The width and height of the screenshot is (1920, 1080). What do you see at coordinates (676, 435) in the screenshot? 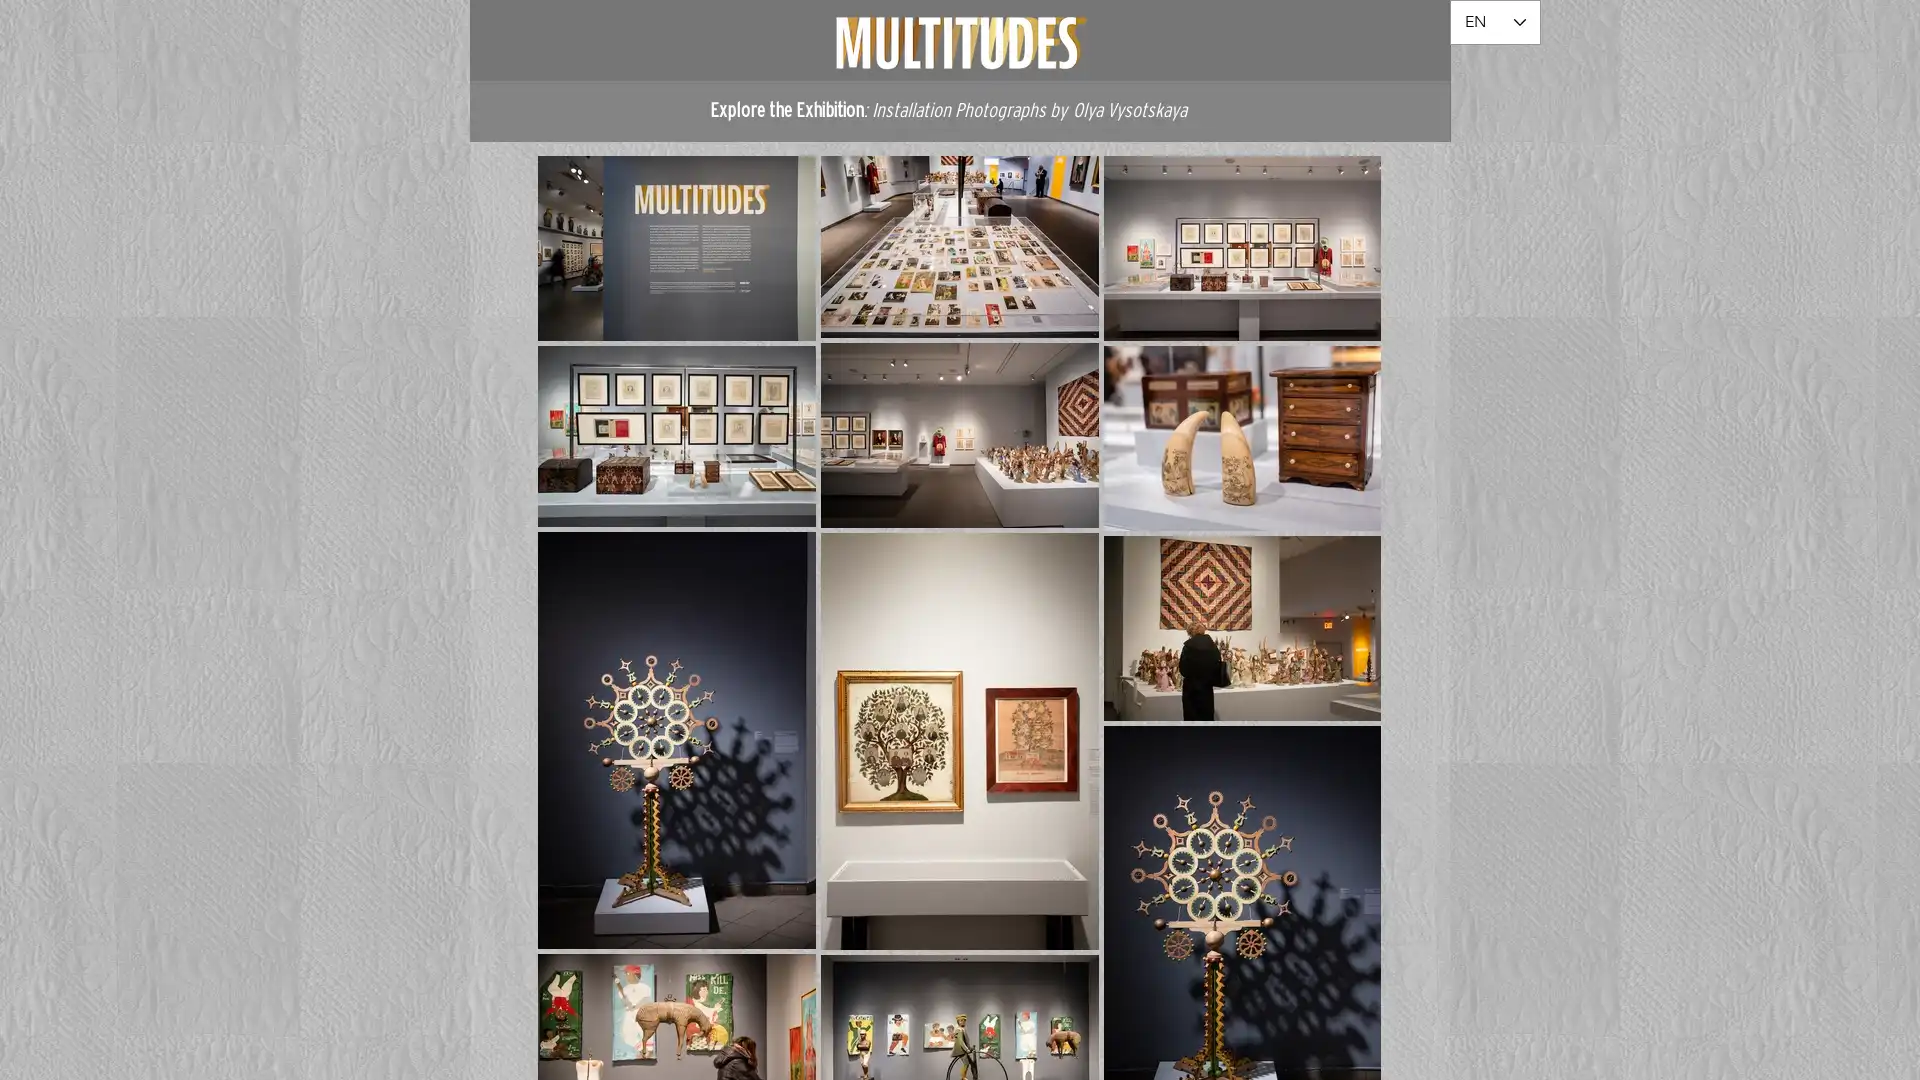
I see `EX - 2022 - Multitudes - AFAM - 086.jpg` at bounding box center [676, 435].